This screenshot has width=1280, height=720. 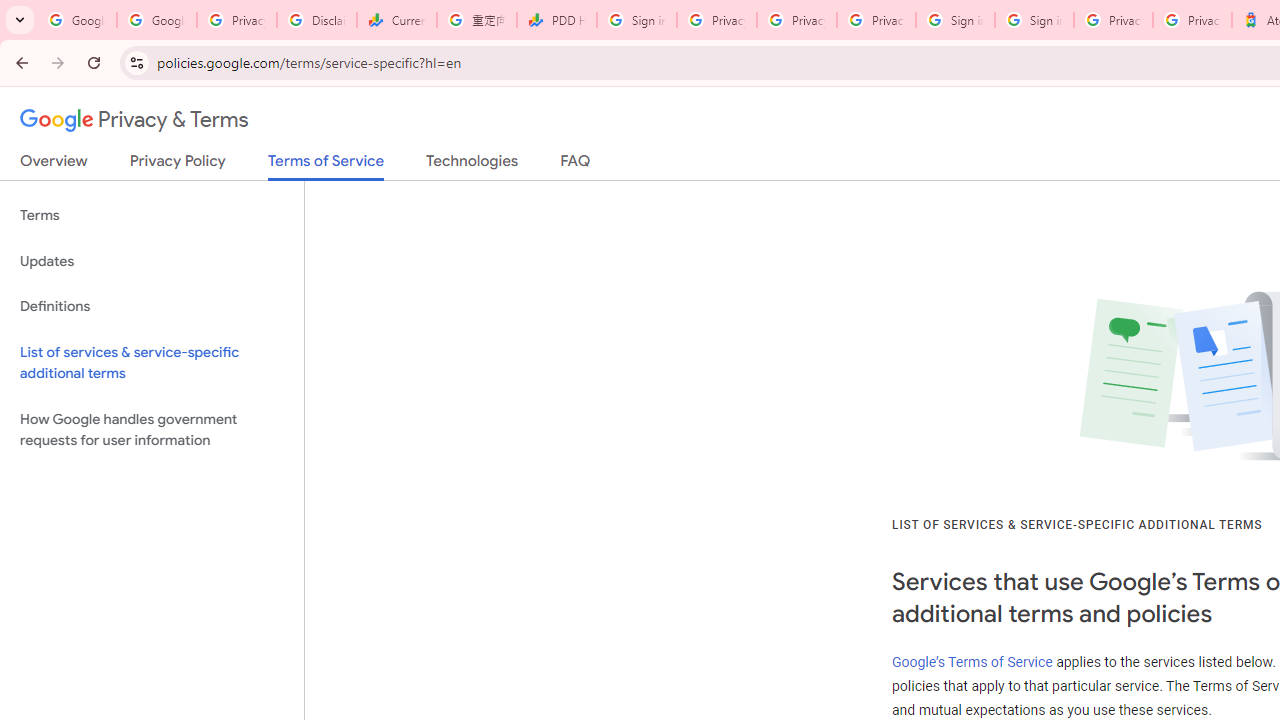 I want to click on 'PDD Holdings Inc - ADR (PDD) Price & News - Google Finance', so click(x=556, y=20).